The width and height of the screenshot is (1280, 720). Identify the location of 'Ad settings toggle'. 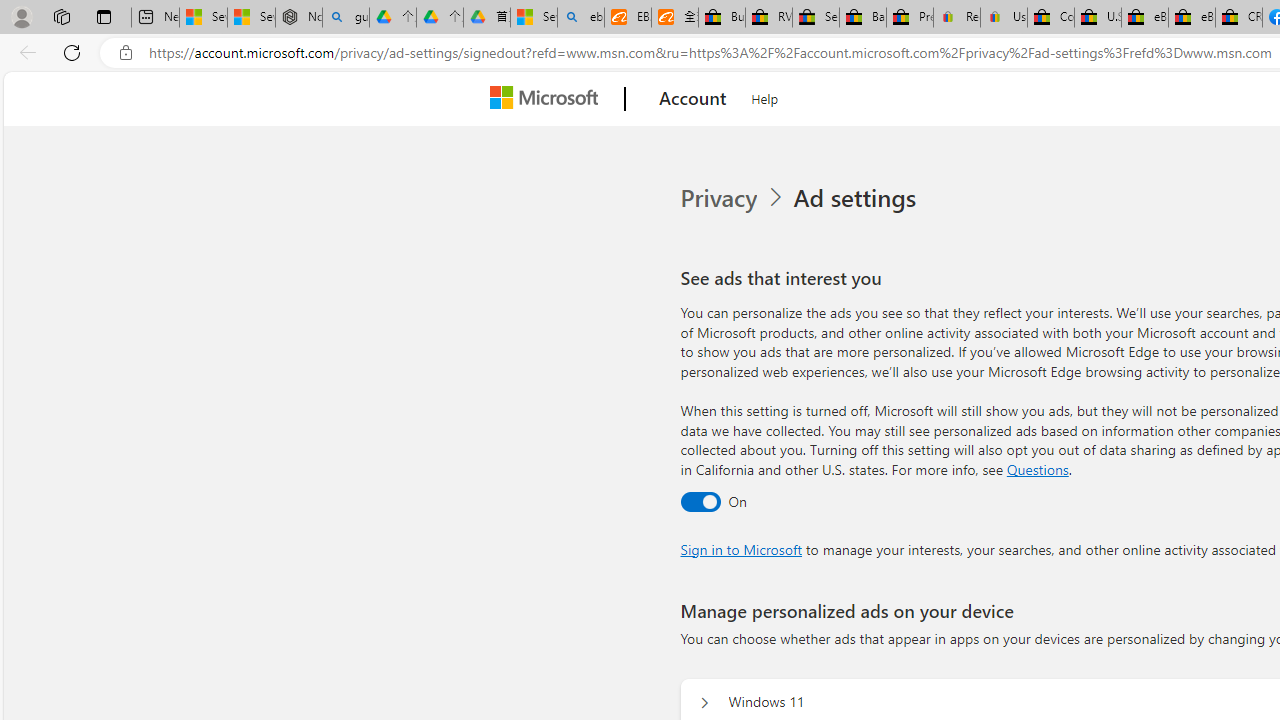
(700, 500).